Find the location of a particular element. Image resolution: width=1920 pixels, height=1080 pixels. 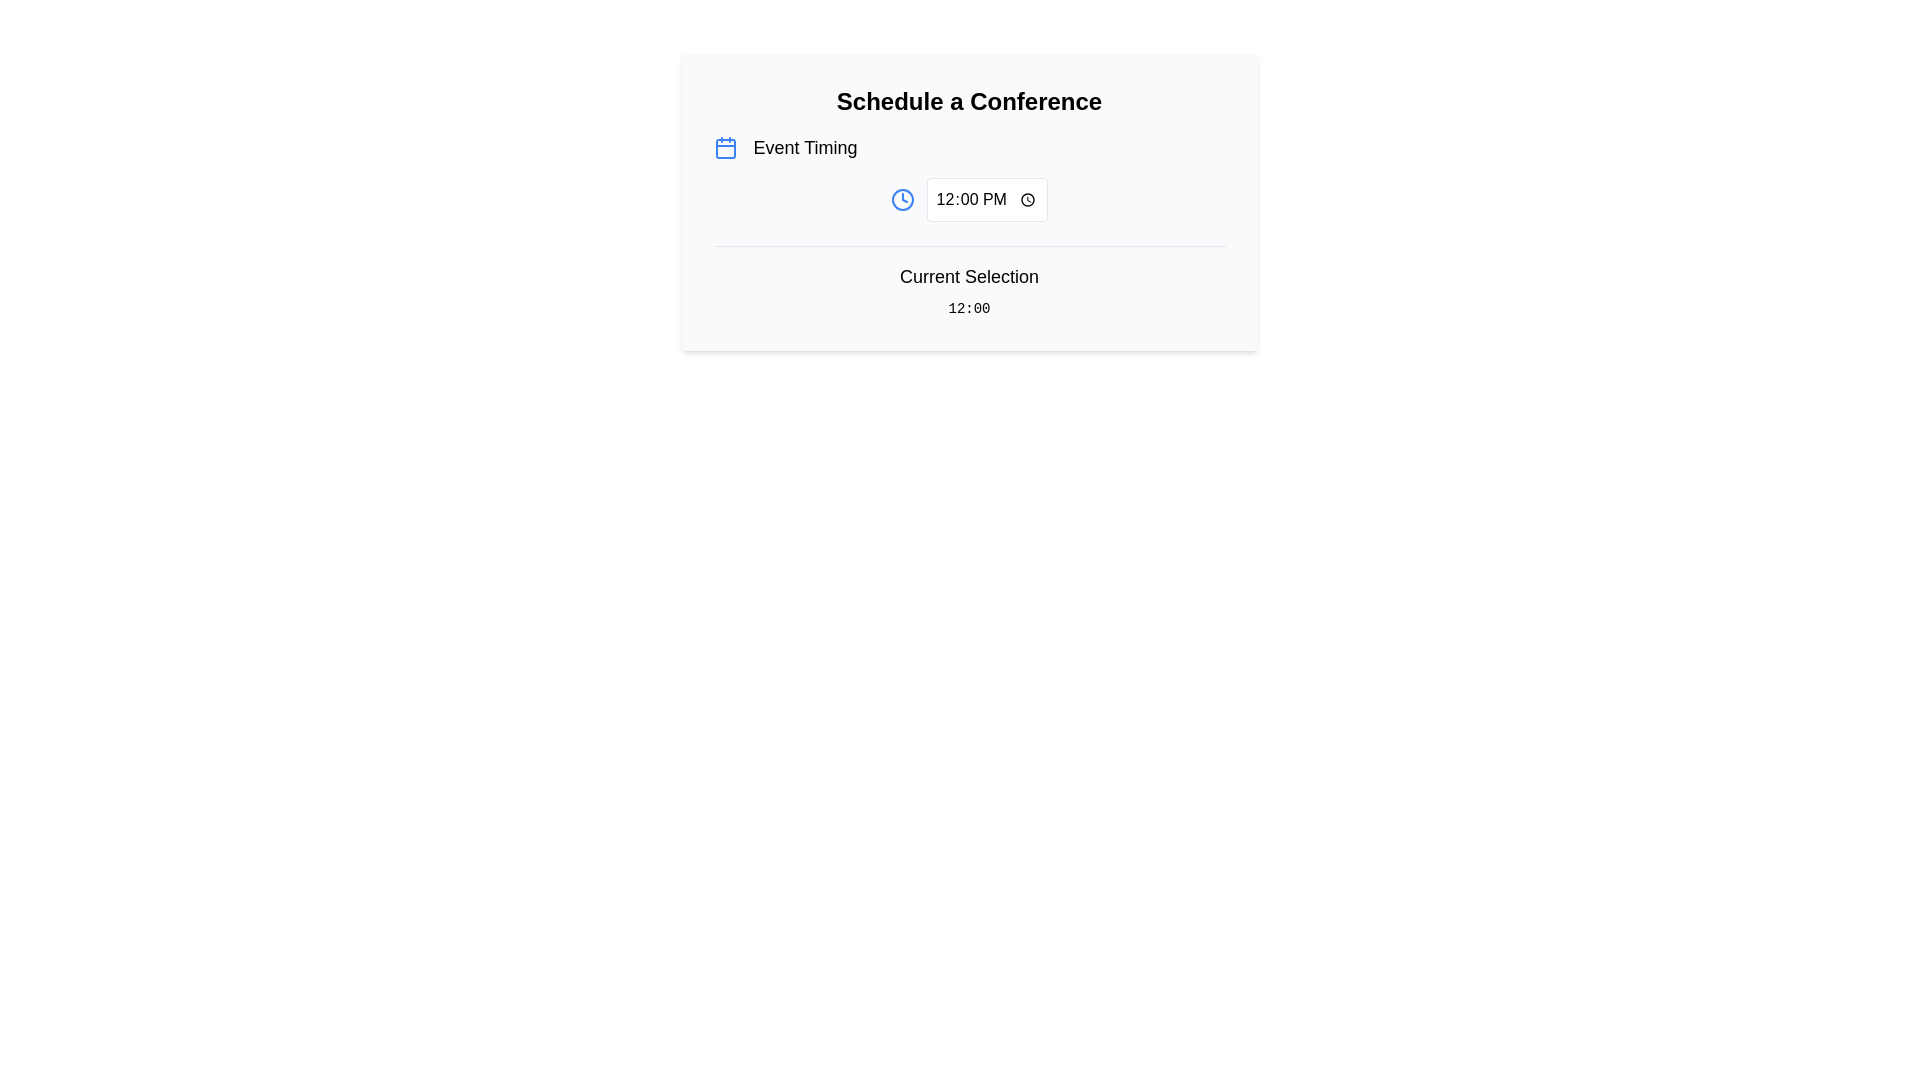

the event scheduling icon located to the left of the 'Event Timing' text within the 'Schedule a Conference' section is located at coordinates (724, 146).